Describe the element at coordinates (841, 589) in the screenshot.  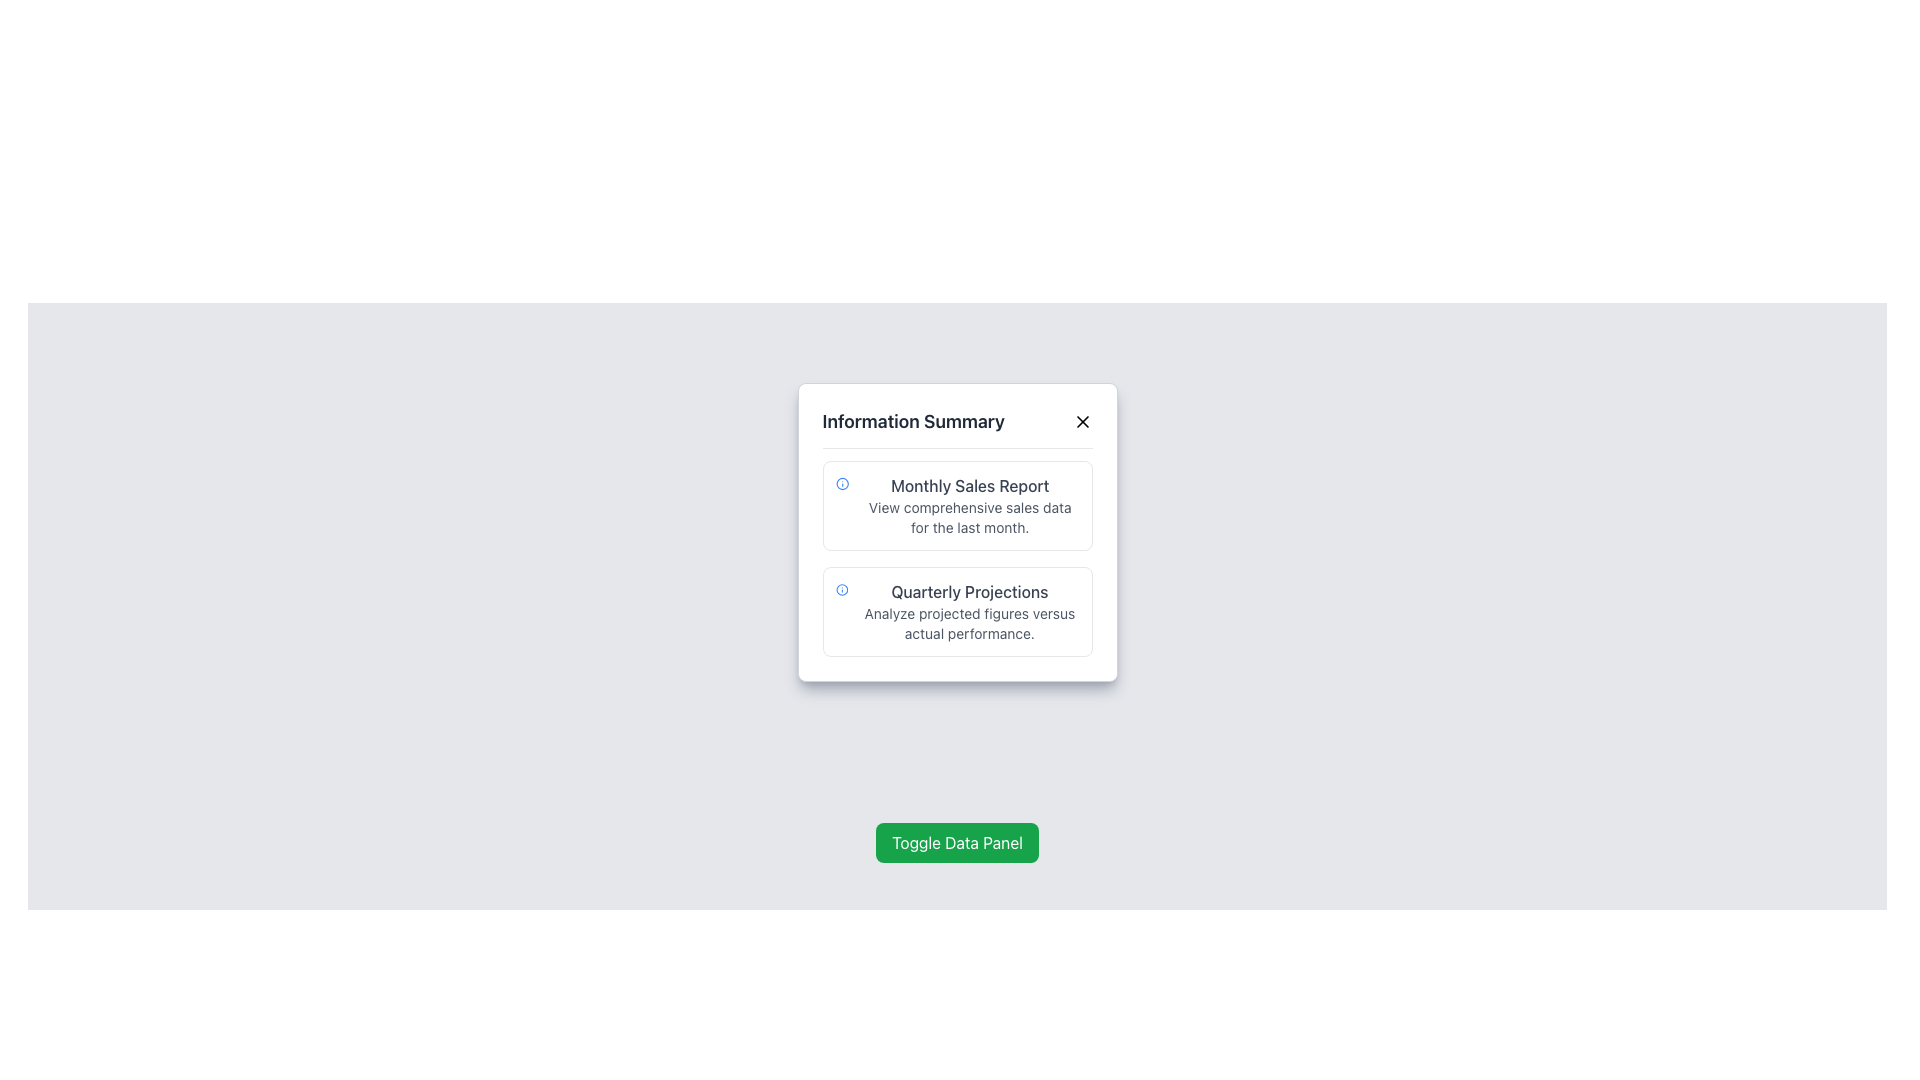
I see `the outer circle of the information icon located in the top-left corner of the widget, which visually indicates additional information about the 'Monthly Sales Report'` at that location.